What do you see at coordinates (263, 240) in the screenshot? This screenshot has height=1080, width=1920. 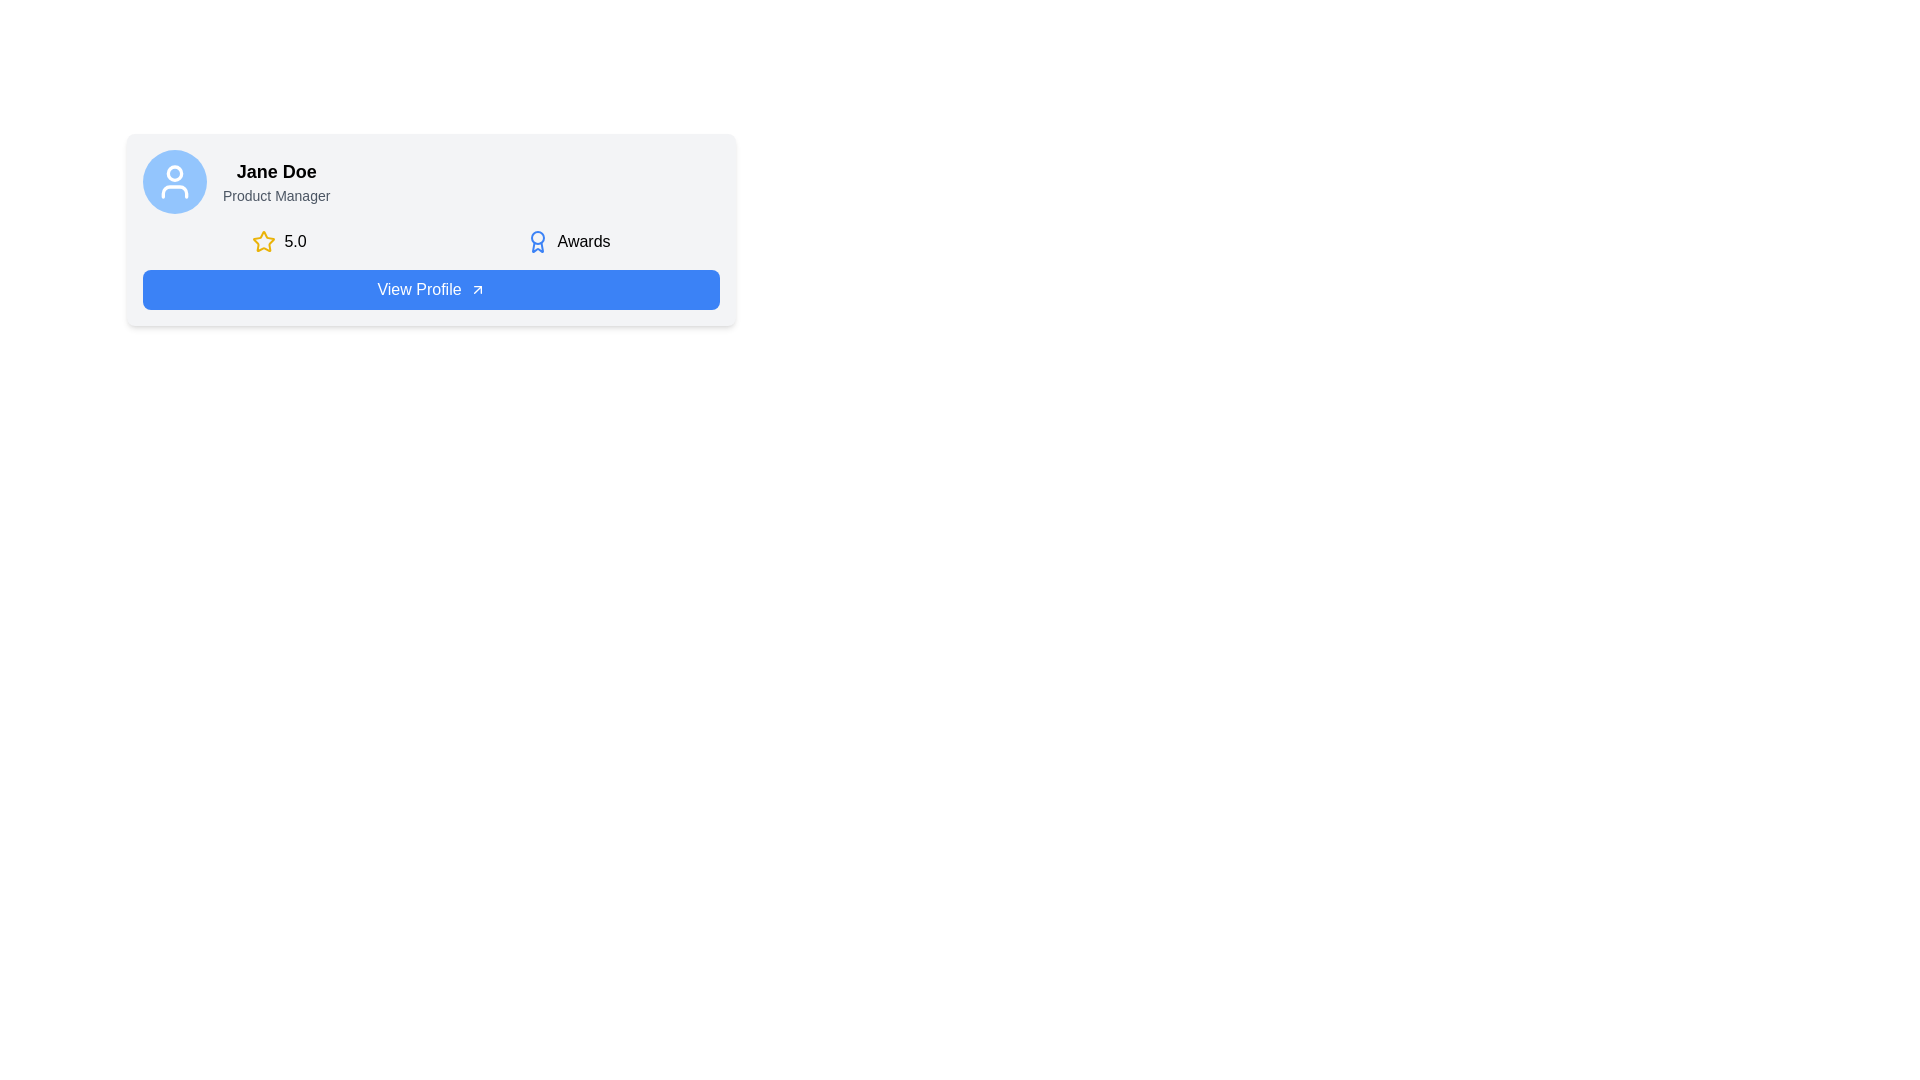 I see `the SVG icon representing a rating or award, which is visually indicative of the numeric text value '5.0' next to it` at bounding box center [263, 240].